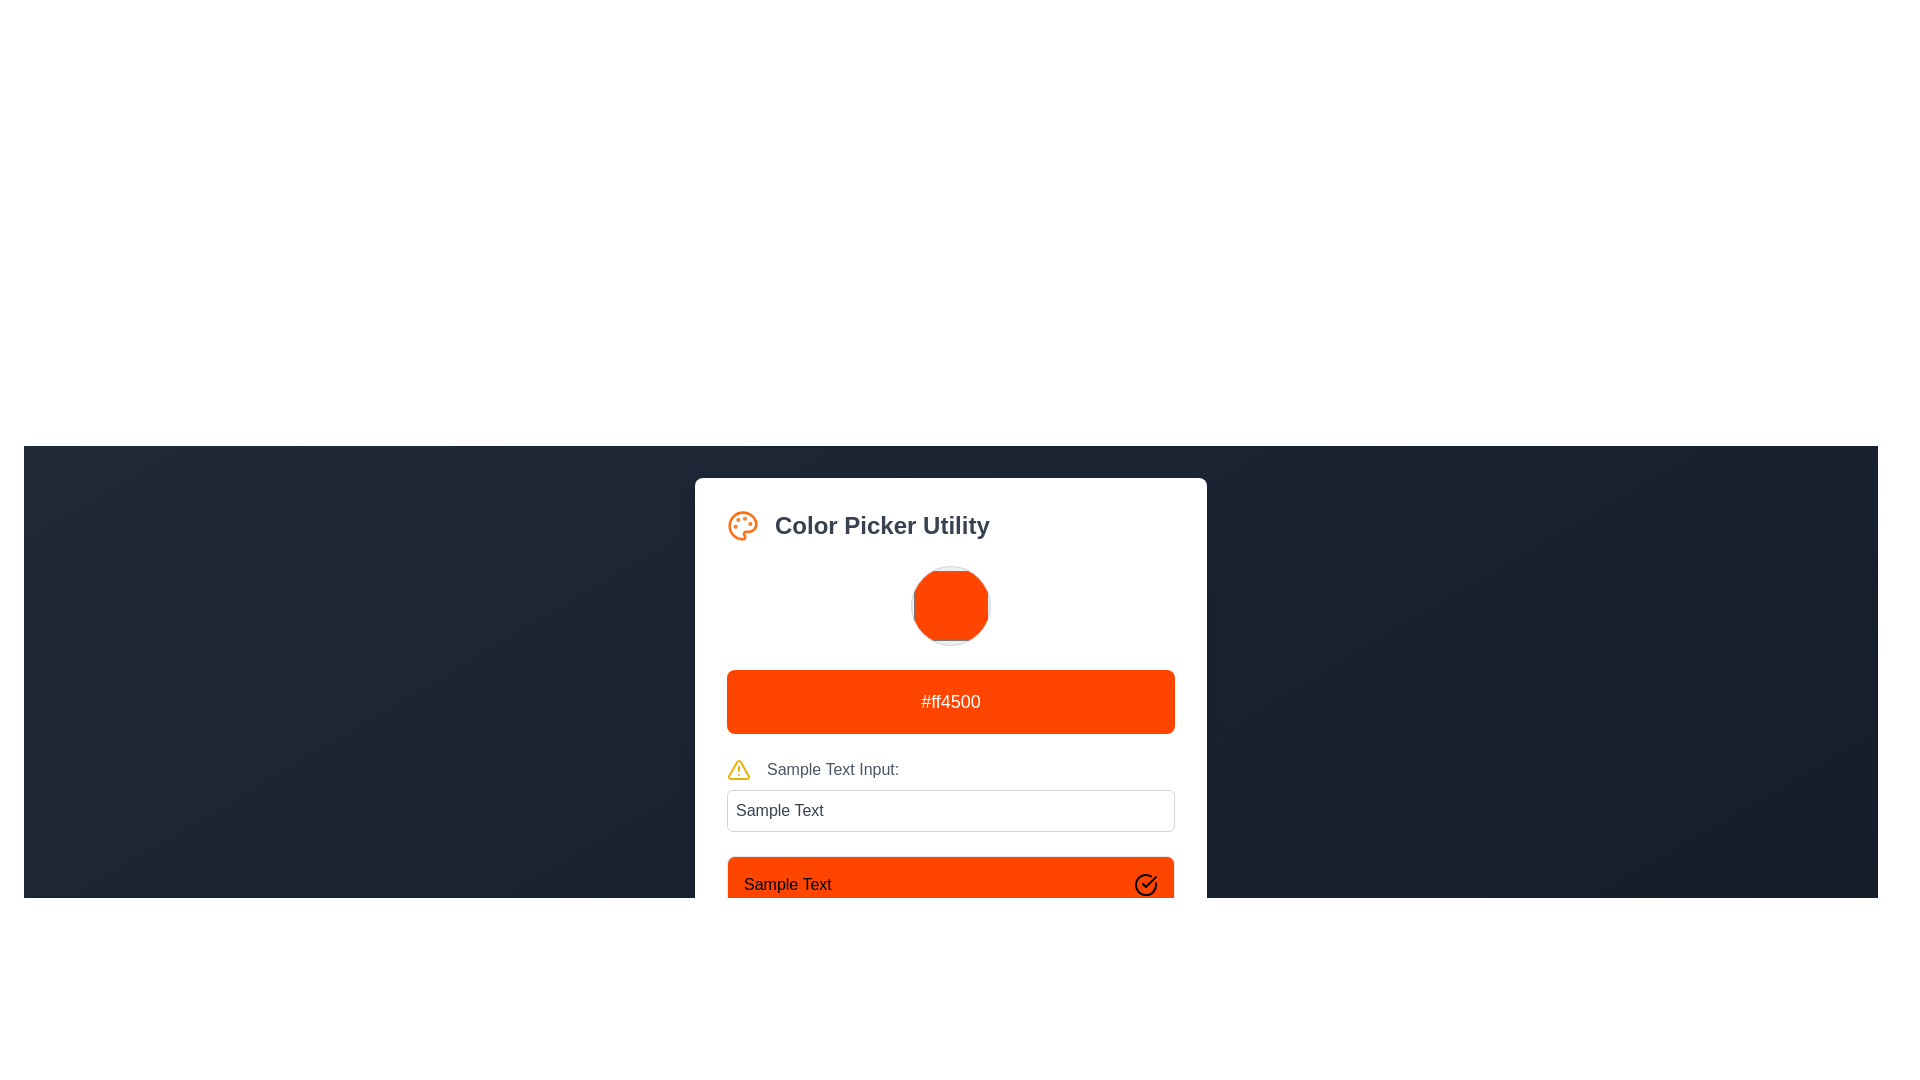  What do you see at coordinates (949, 604) in the screenshot?
I see `the Color Picker Swatch` at bounding box center [949, 604].